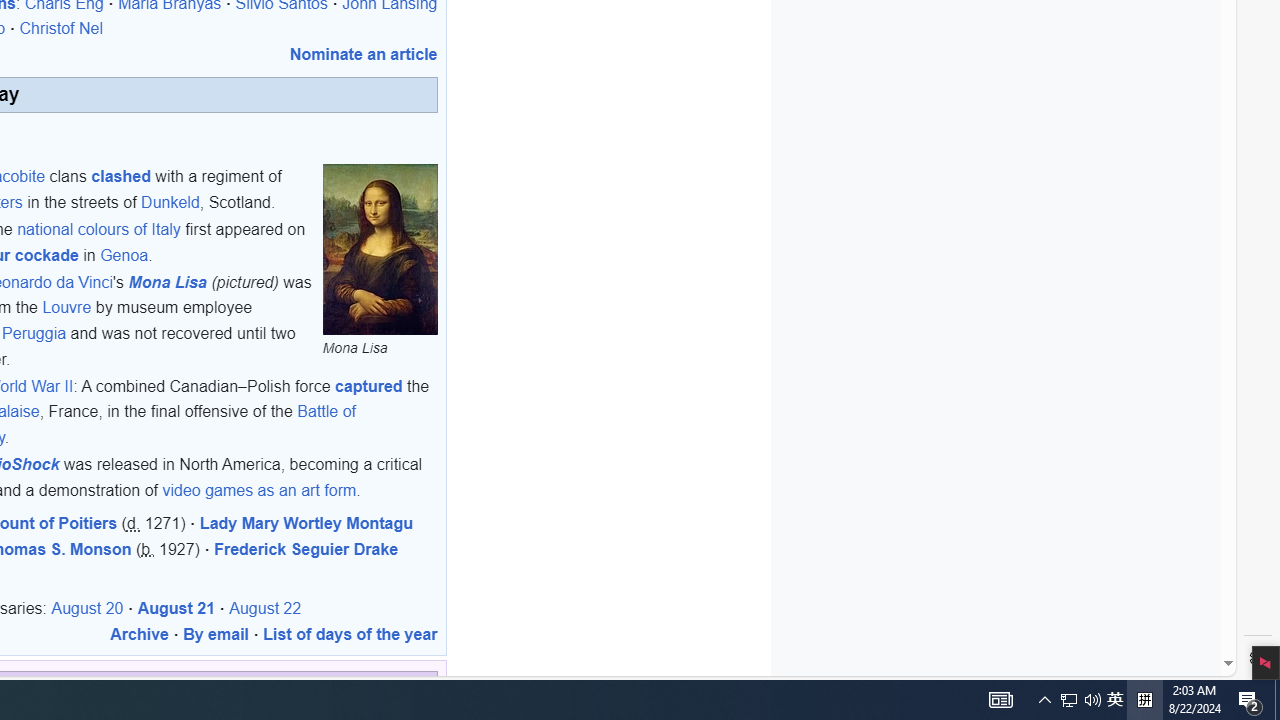 Image resolution: width=1280 pixels, height=720 pixels. Describe the element at coordinates (138, 633) in the screenshot. I see `'Archive'` at that location.